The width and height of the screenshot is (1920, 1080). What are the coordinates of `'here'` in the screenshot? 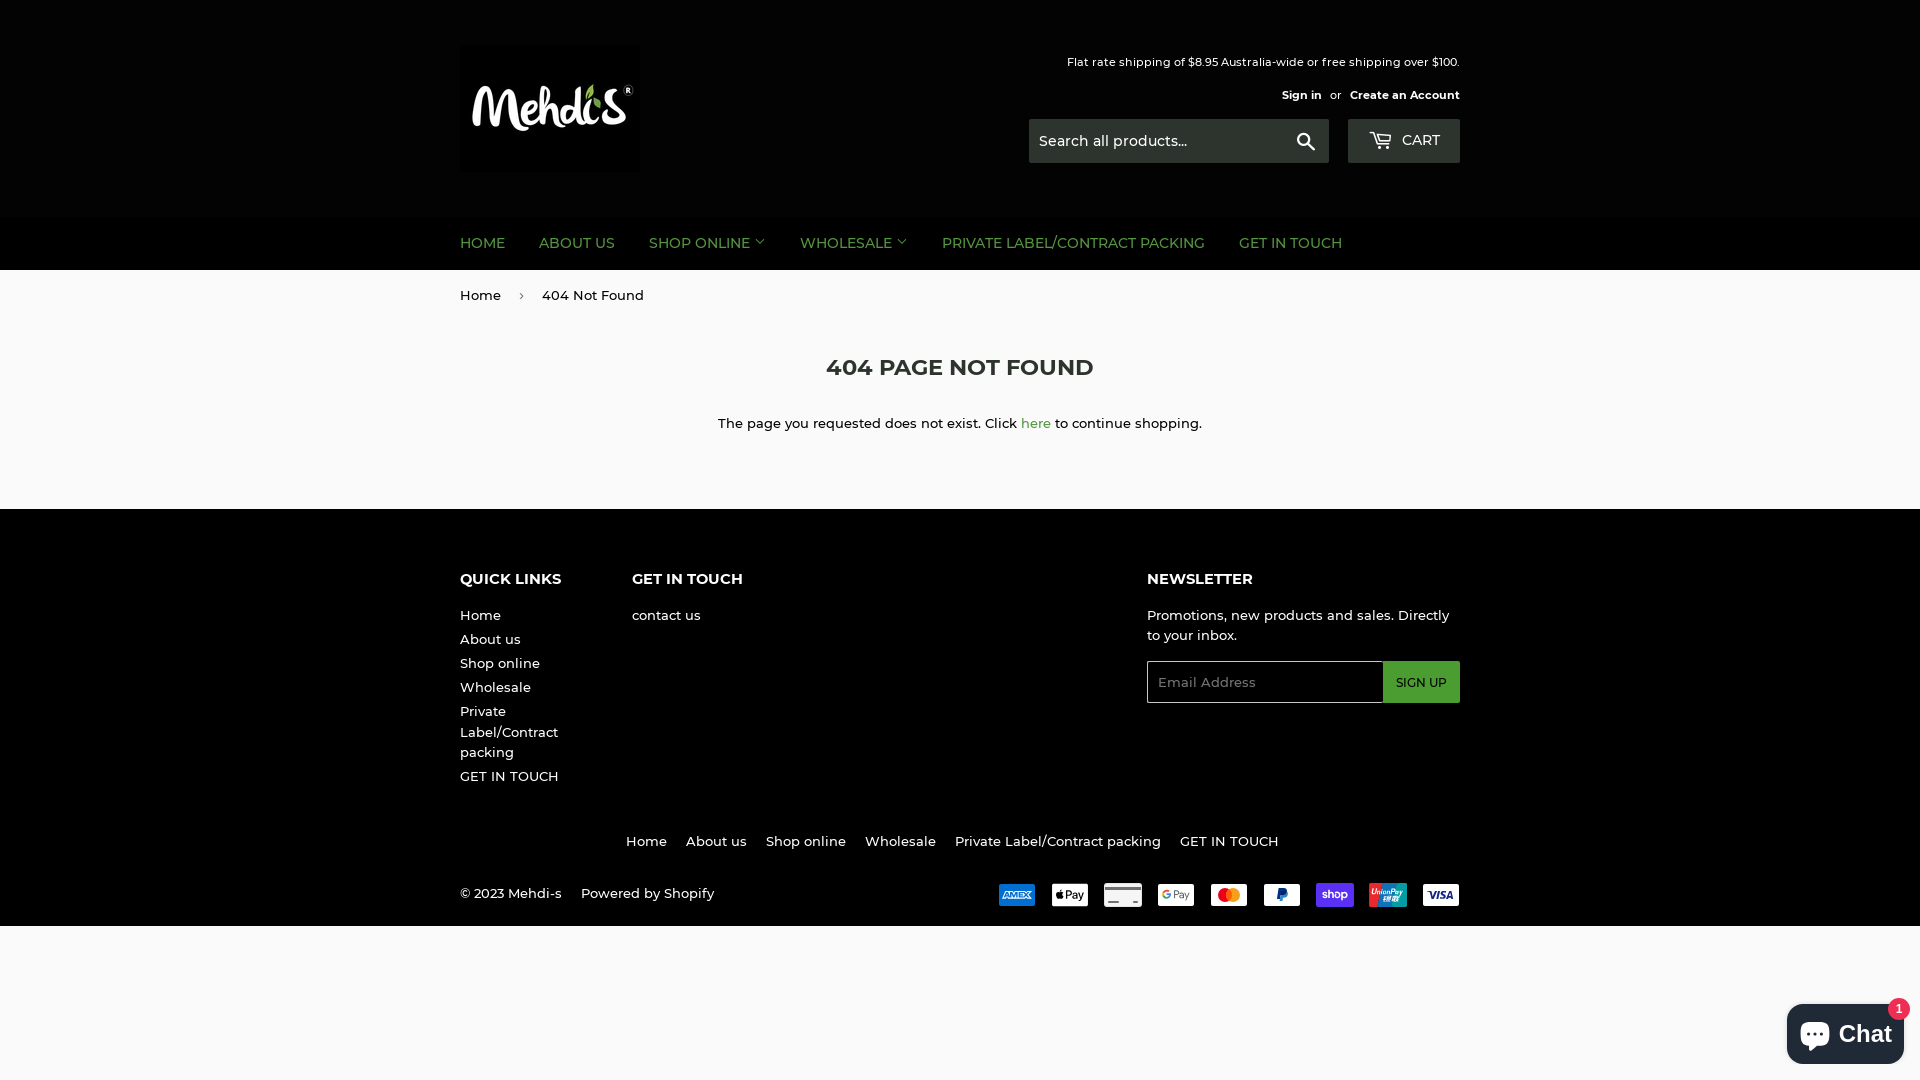 It's located at (1036, 422).